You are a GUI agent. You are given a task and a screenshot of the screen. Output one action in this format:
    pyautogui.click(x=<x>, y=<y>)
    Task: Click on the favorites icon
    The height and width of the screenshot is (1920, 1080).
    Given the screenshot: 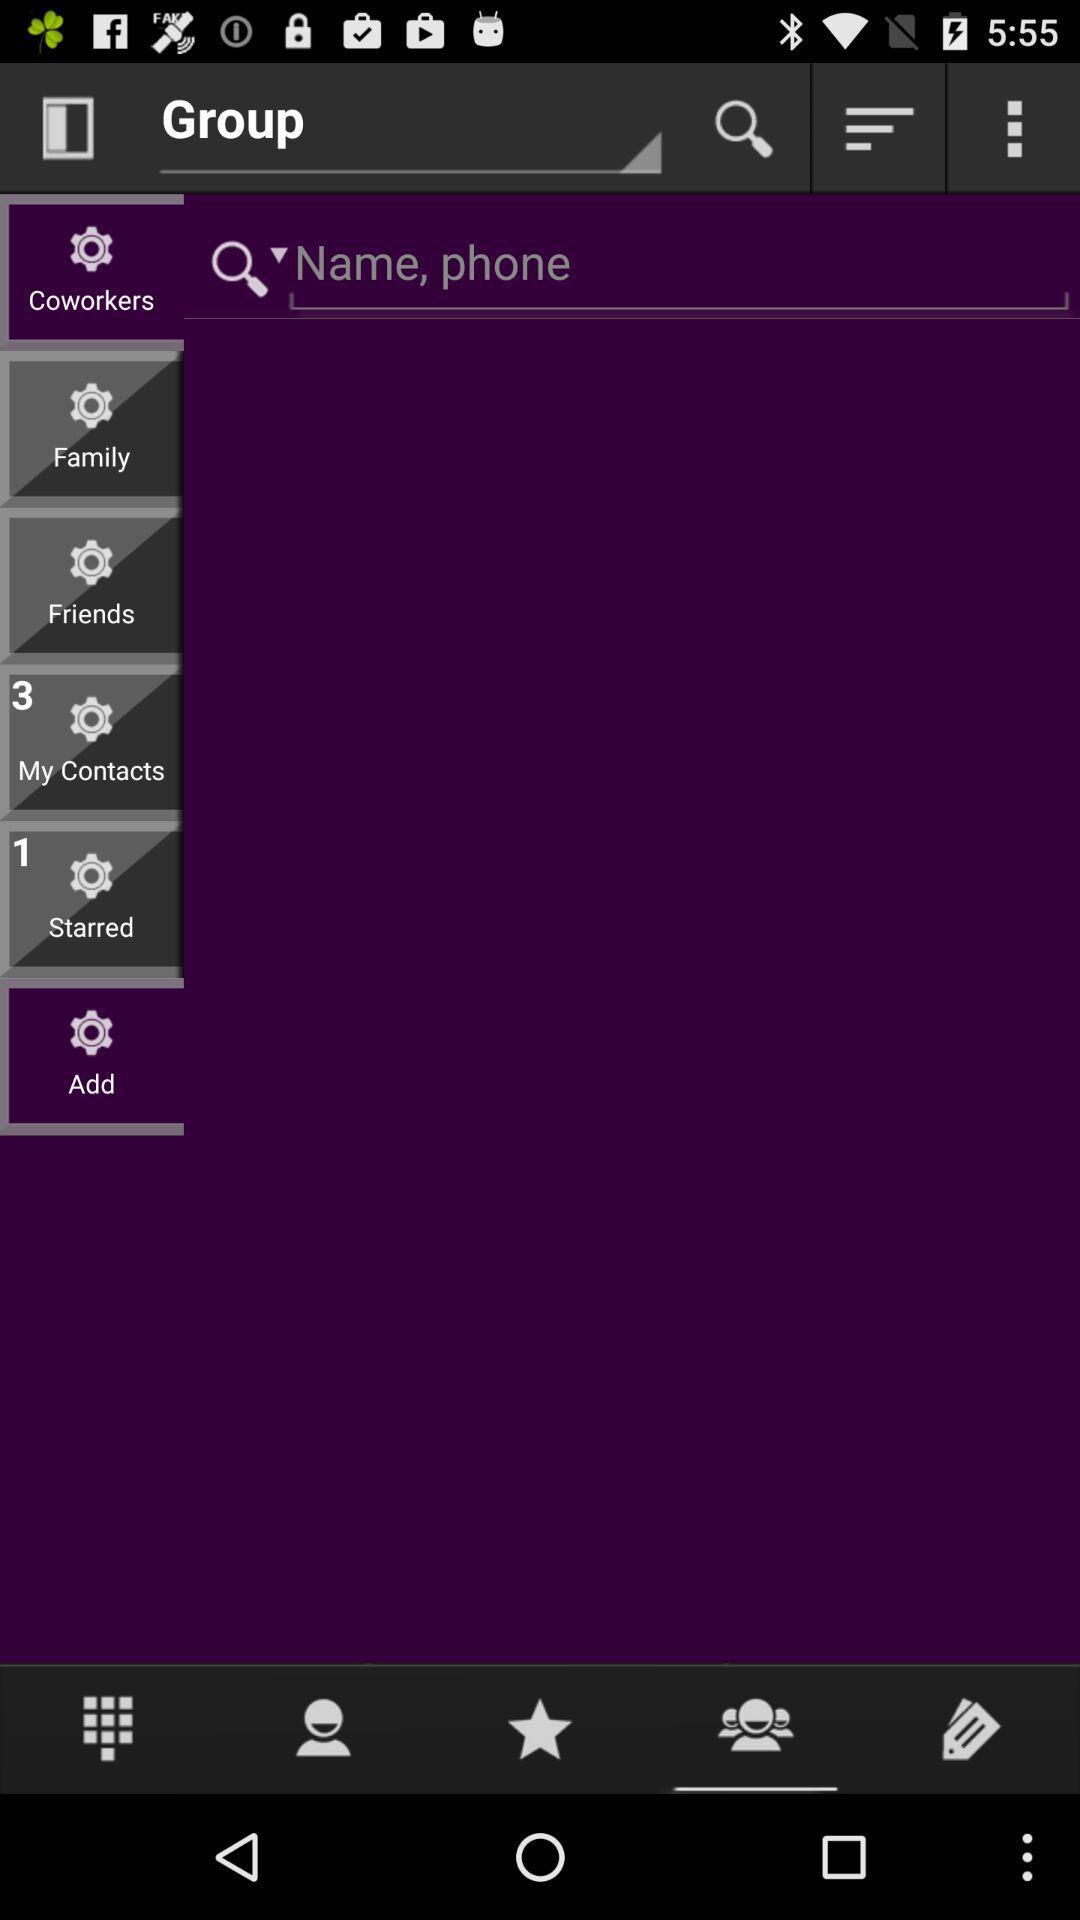 What is the action you would take?
    pyautogui.click(x=540, y=1727)
    